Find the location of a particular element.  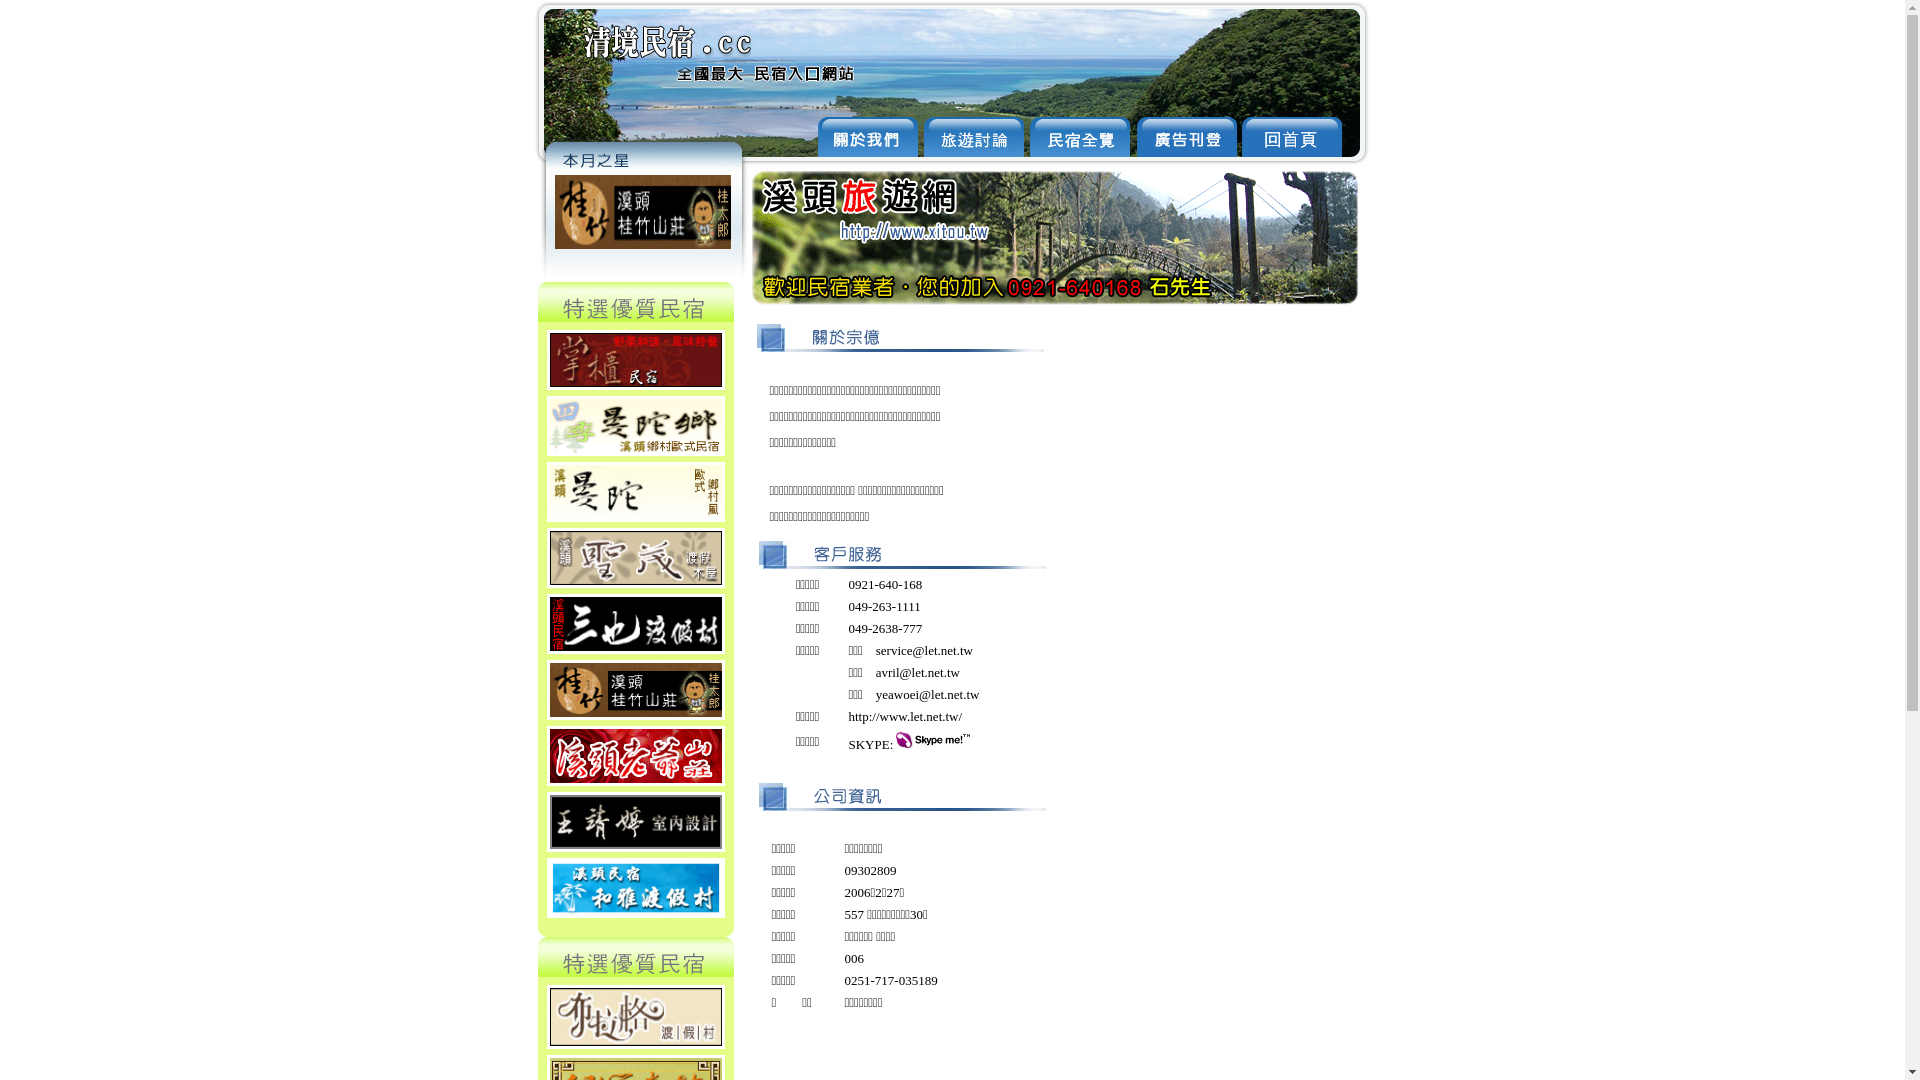

'http://www.let.net.tw/' is located at coordinates (904, 715).